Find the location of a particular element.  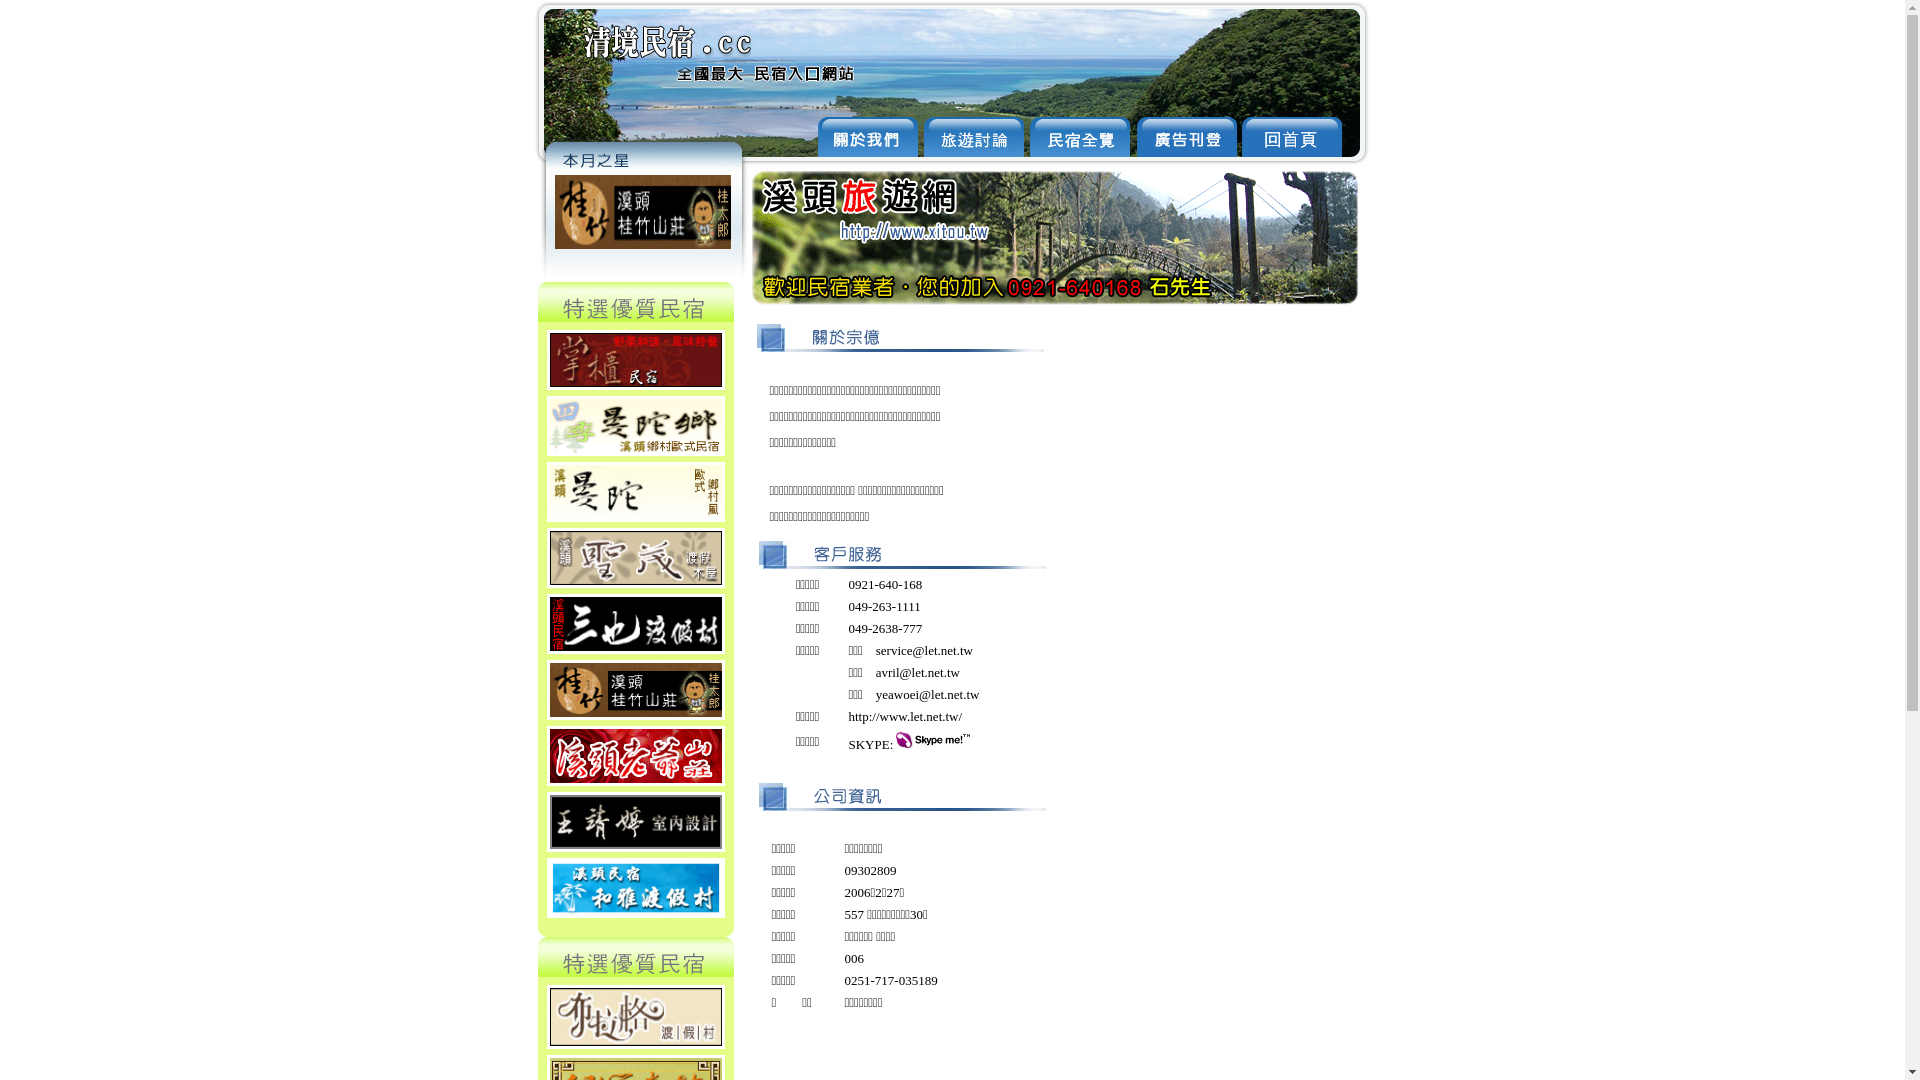

'http://www.let.net.tw/' is located at coordinates (904, 715).